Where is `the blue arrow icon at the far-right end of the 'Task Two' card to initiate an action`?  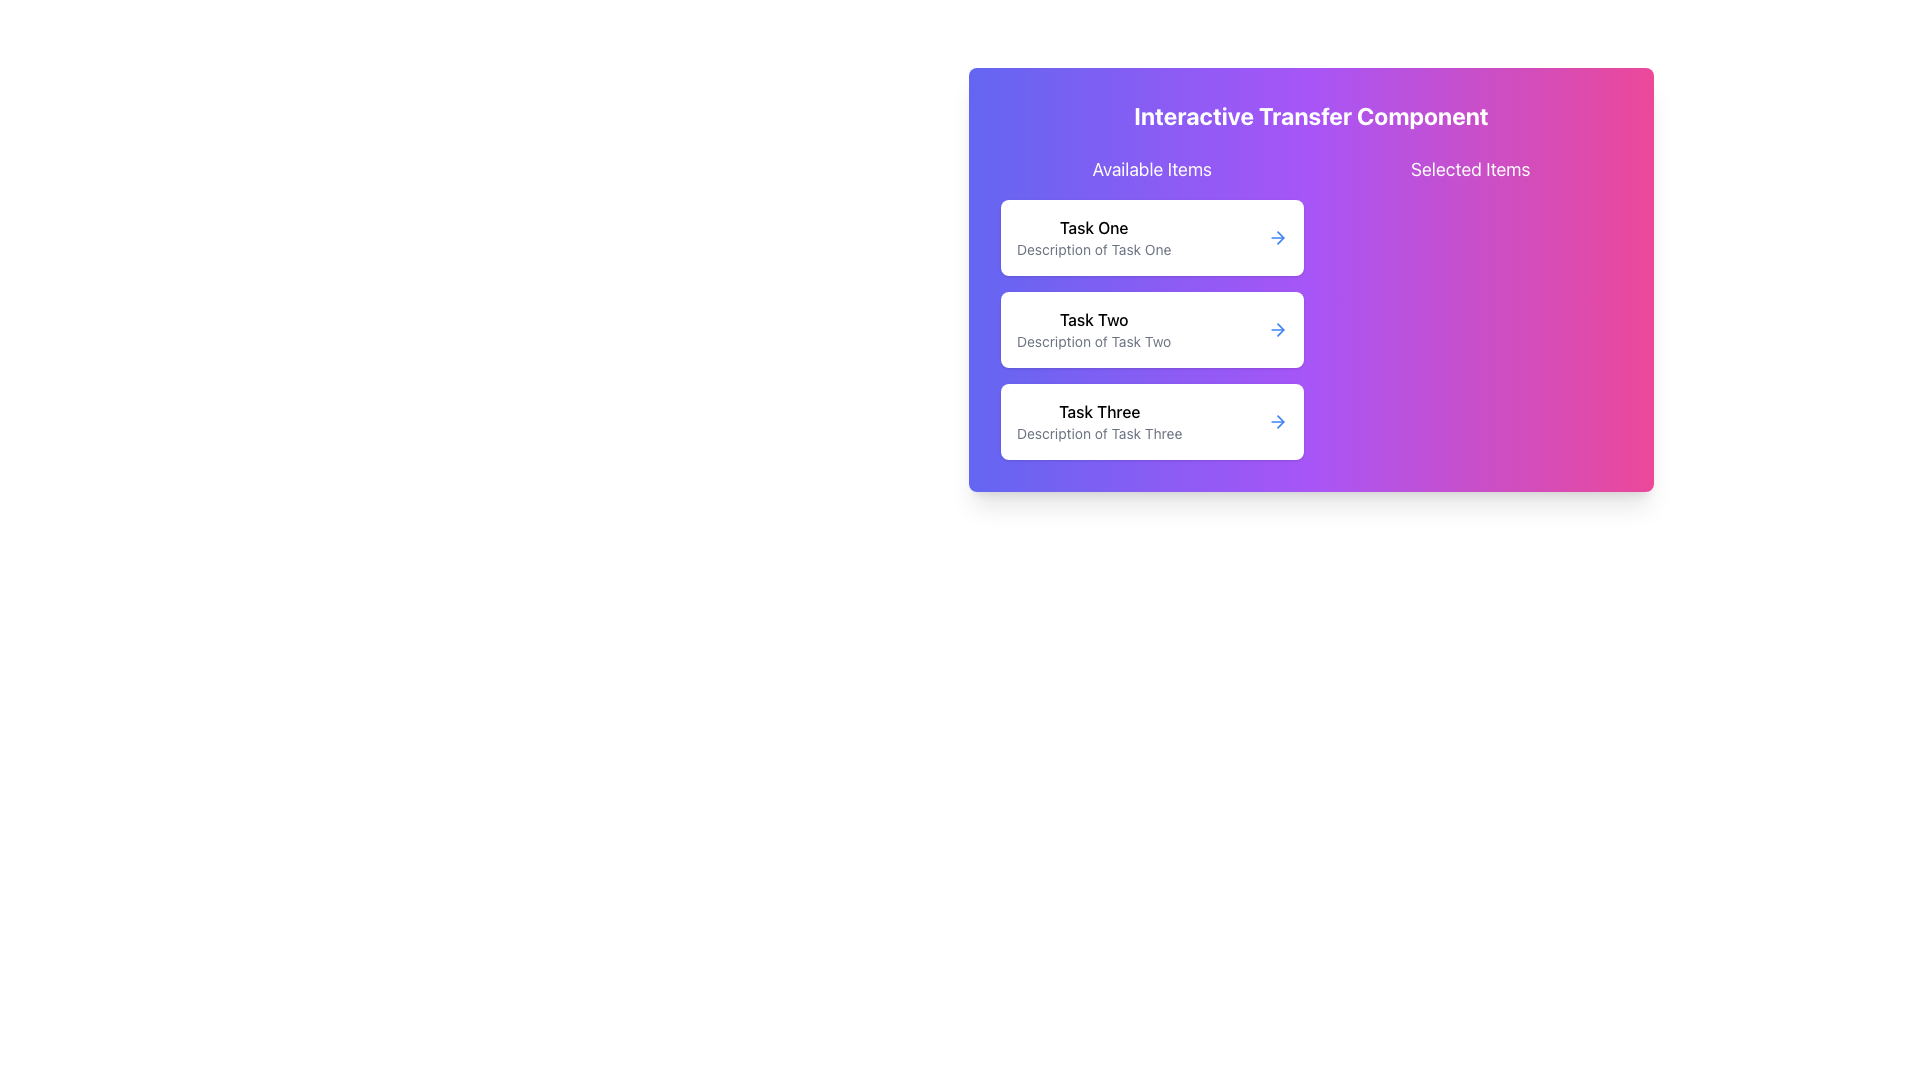
the blue arrow icon at the far-right end of the 'Task Two' card to initiate an action is located at coordinates (1276, 329).